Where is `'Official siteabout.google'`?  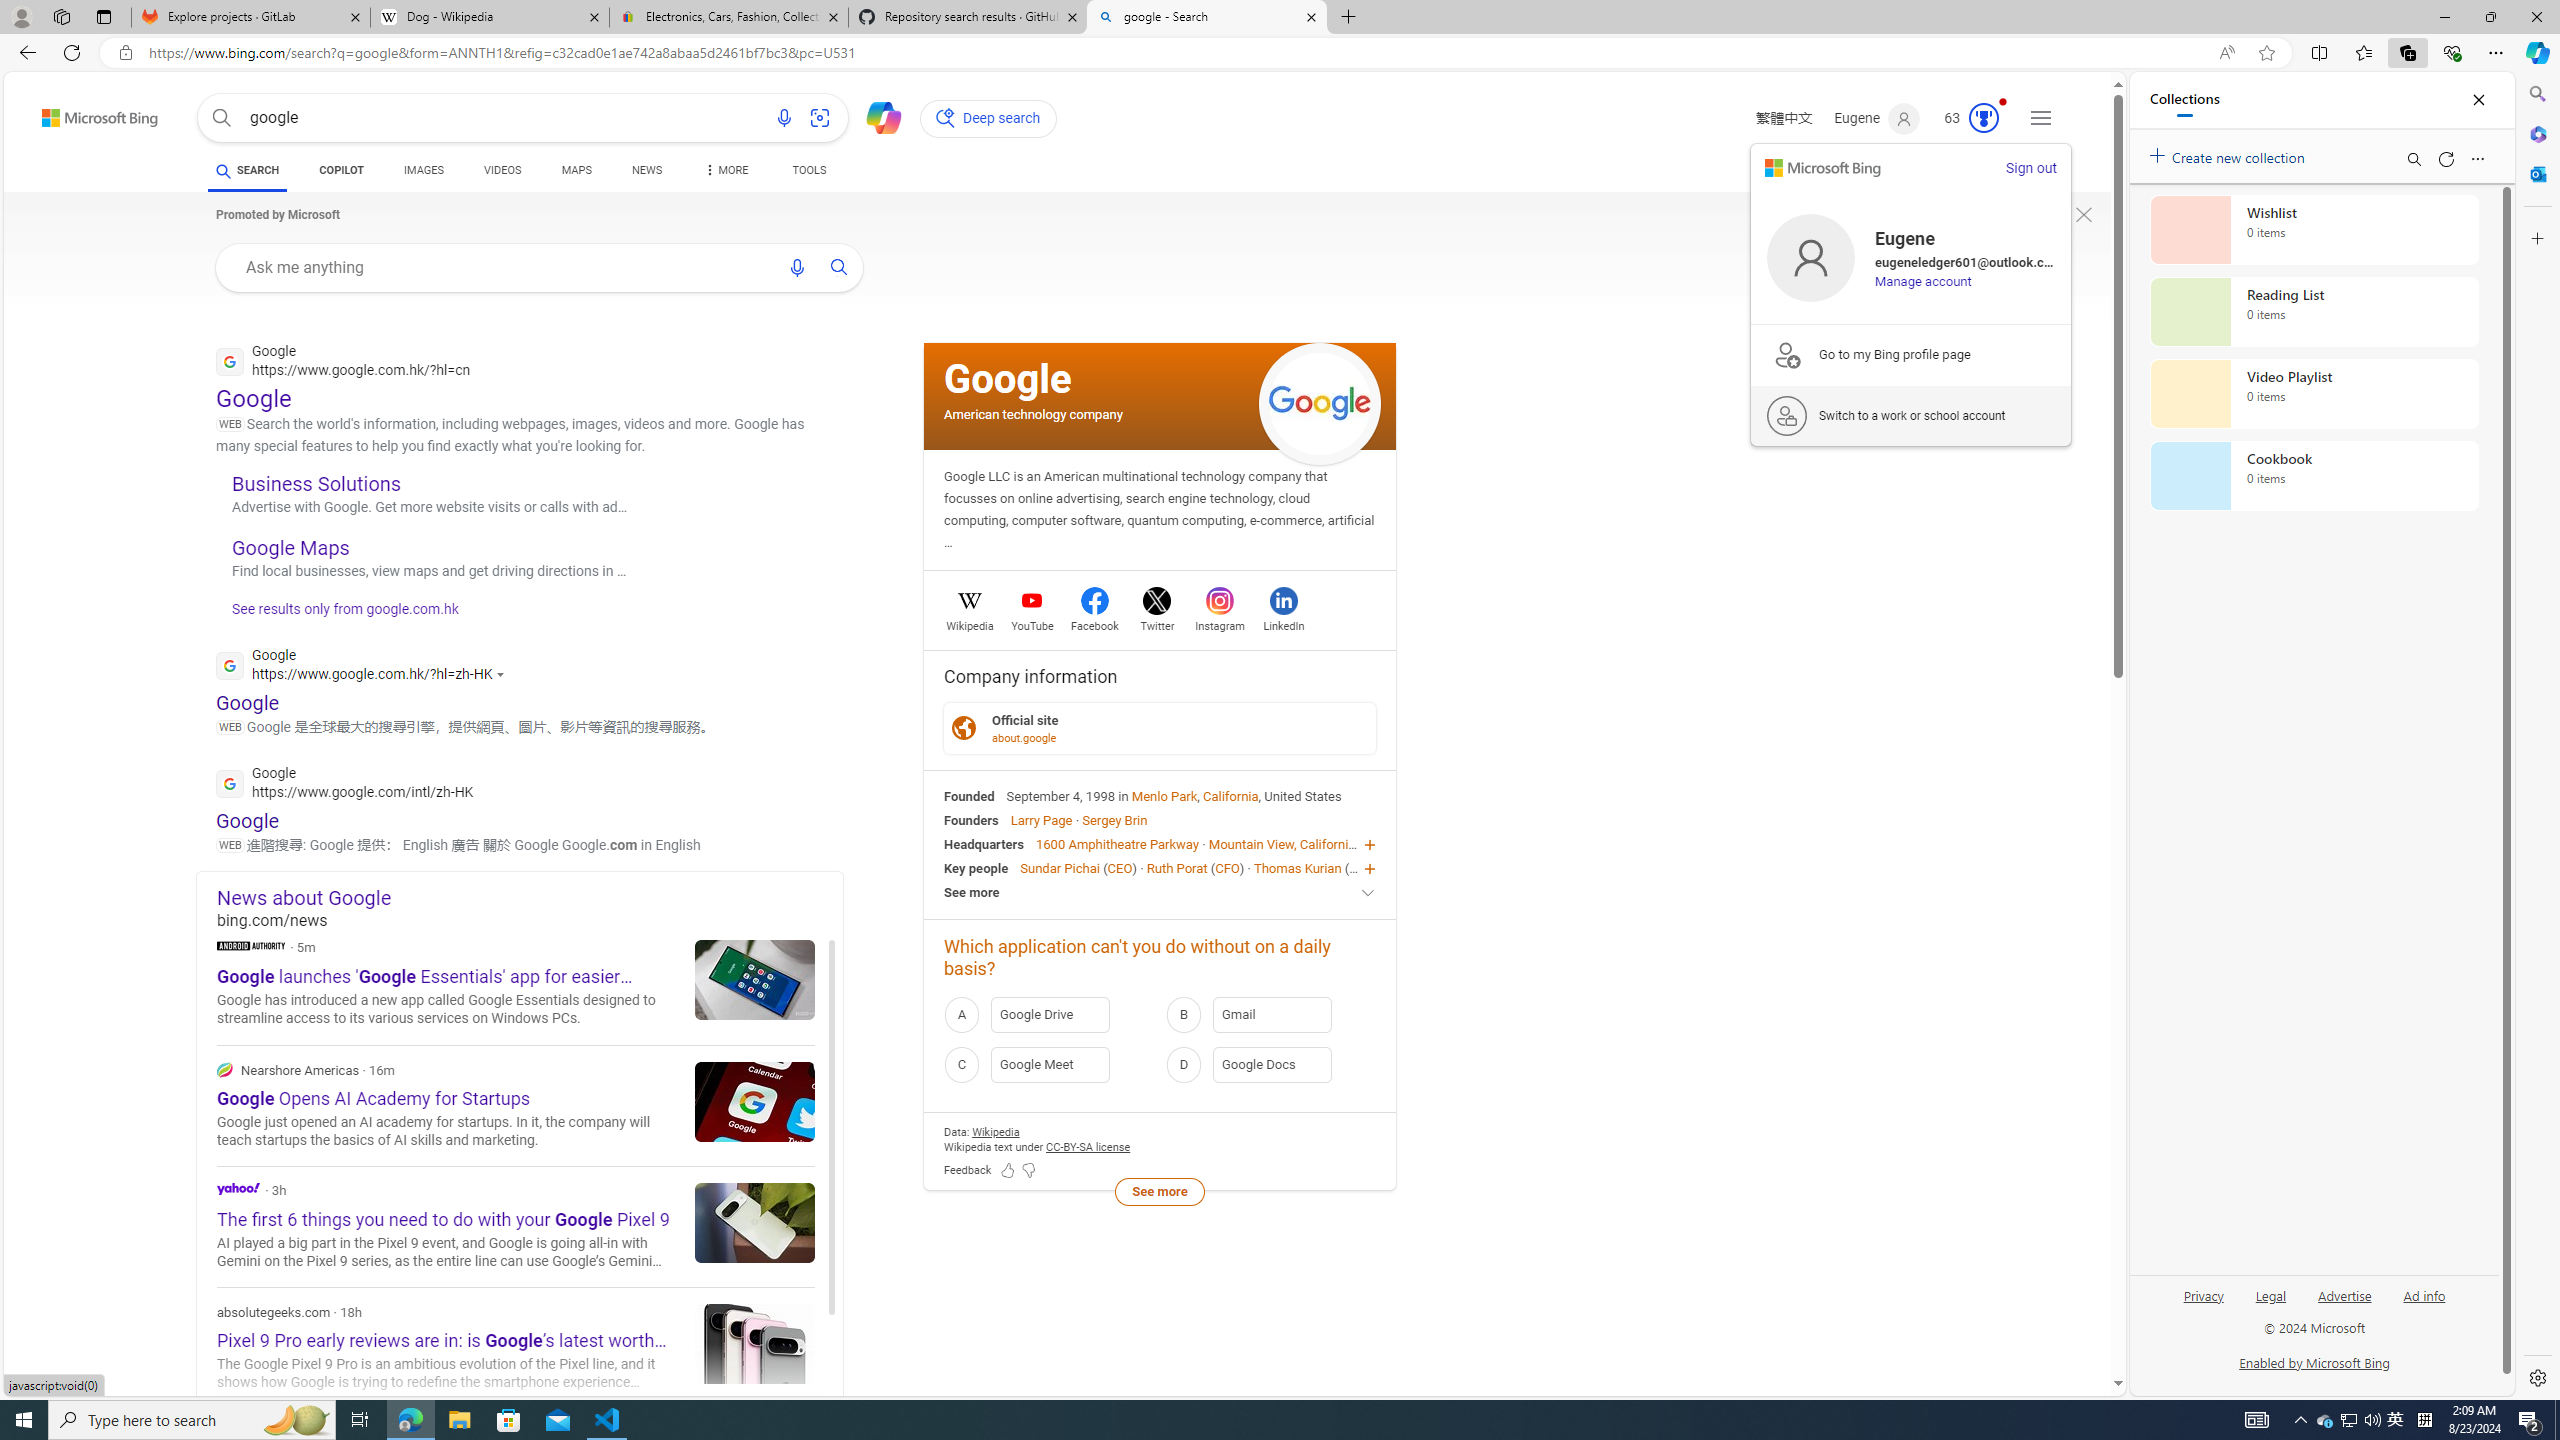 'Official siteabout.google' is located at coordinates (1159, 727).